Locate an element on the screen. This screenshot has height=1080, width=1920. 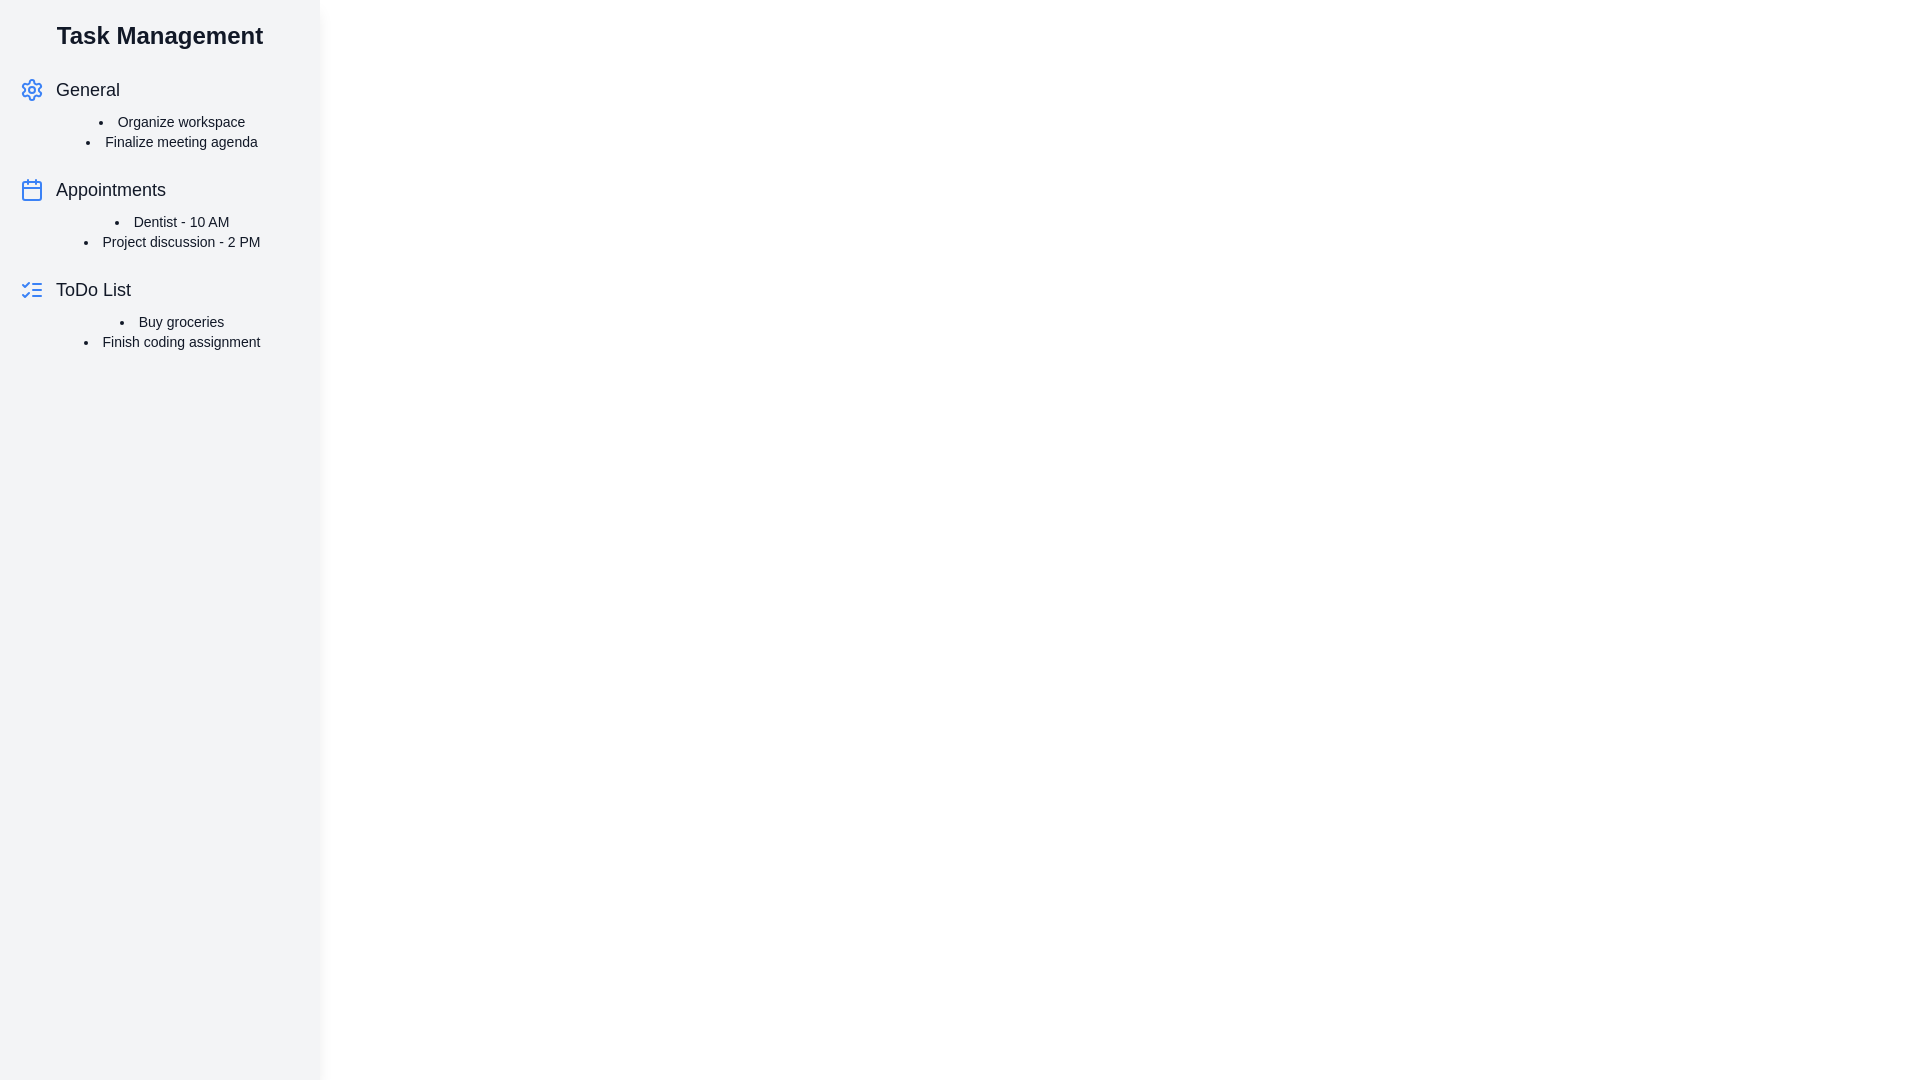
menu button to toggle the drawer visibility is located at coordinates (38, 38).